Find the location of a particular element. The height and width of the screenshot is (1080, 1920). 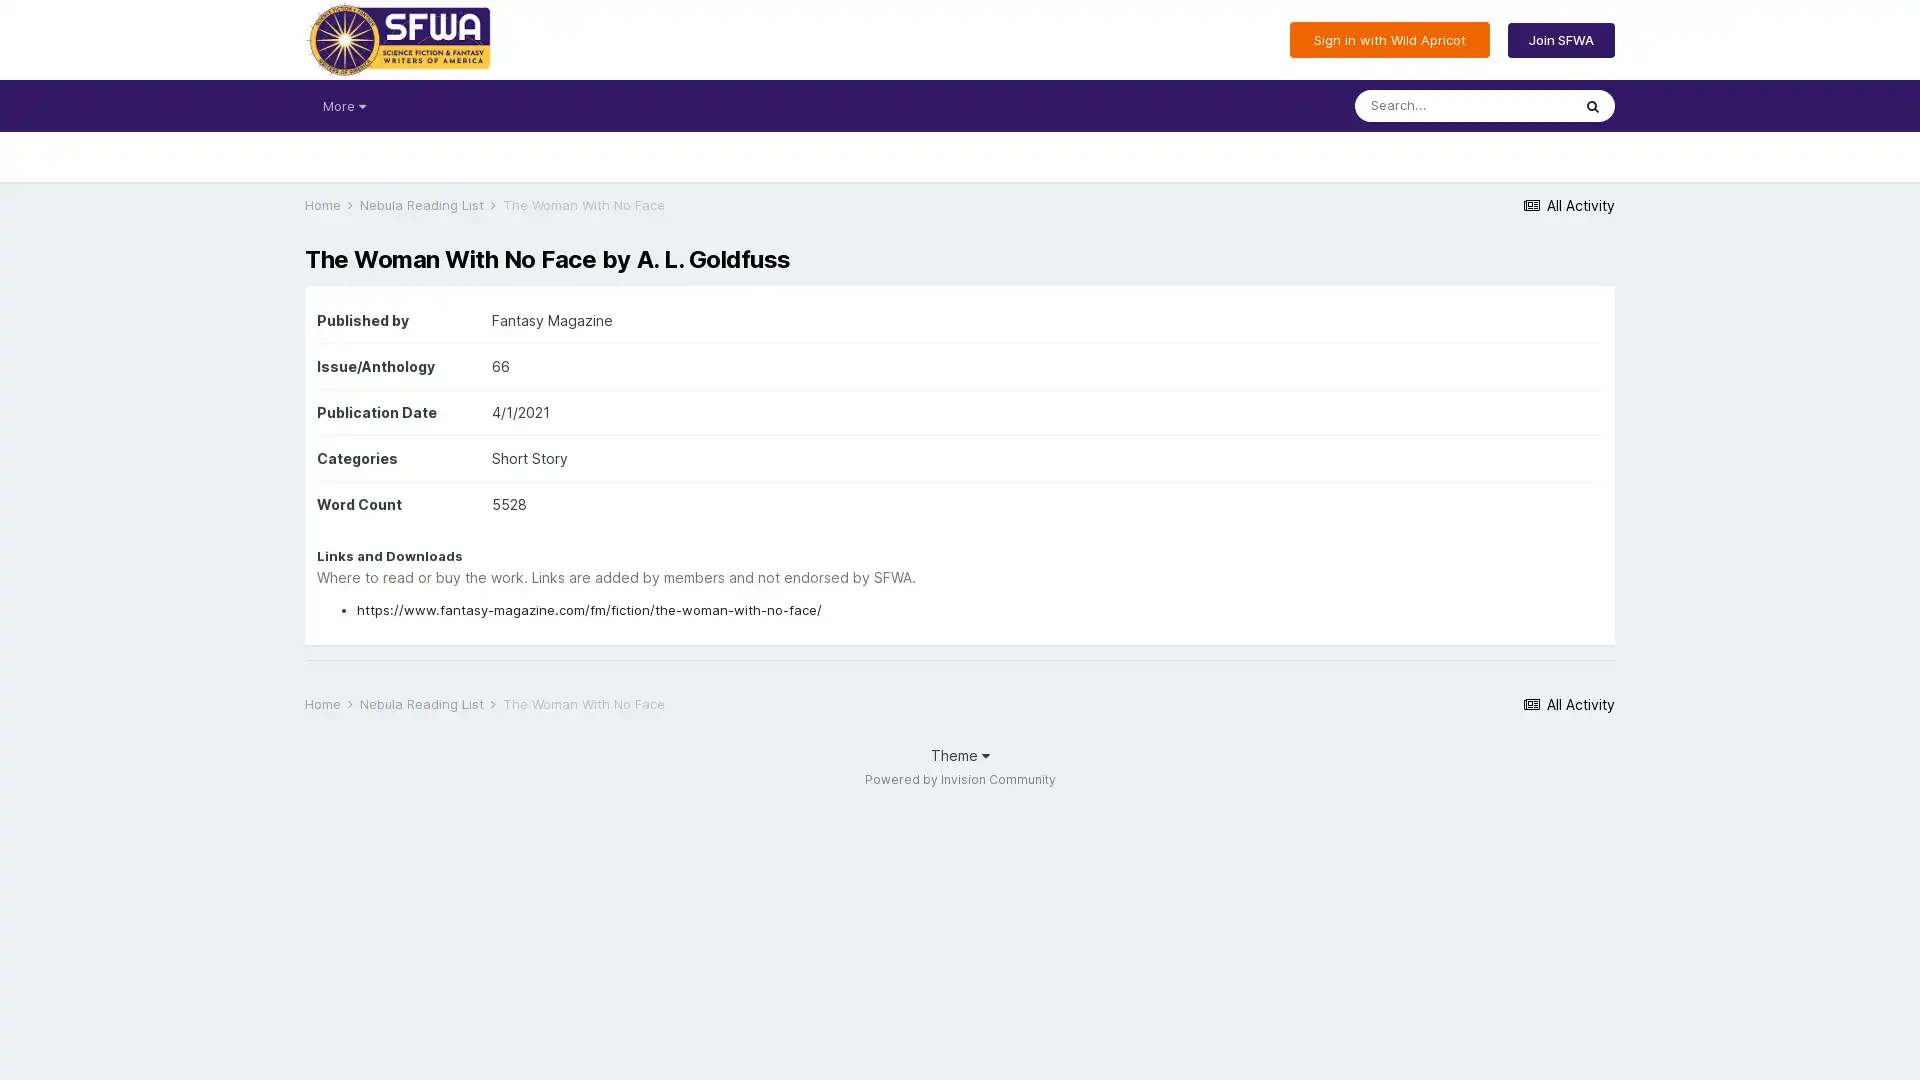

Search is located at coordinates (1592, 105).